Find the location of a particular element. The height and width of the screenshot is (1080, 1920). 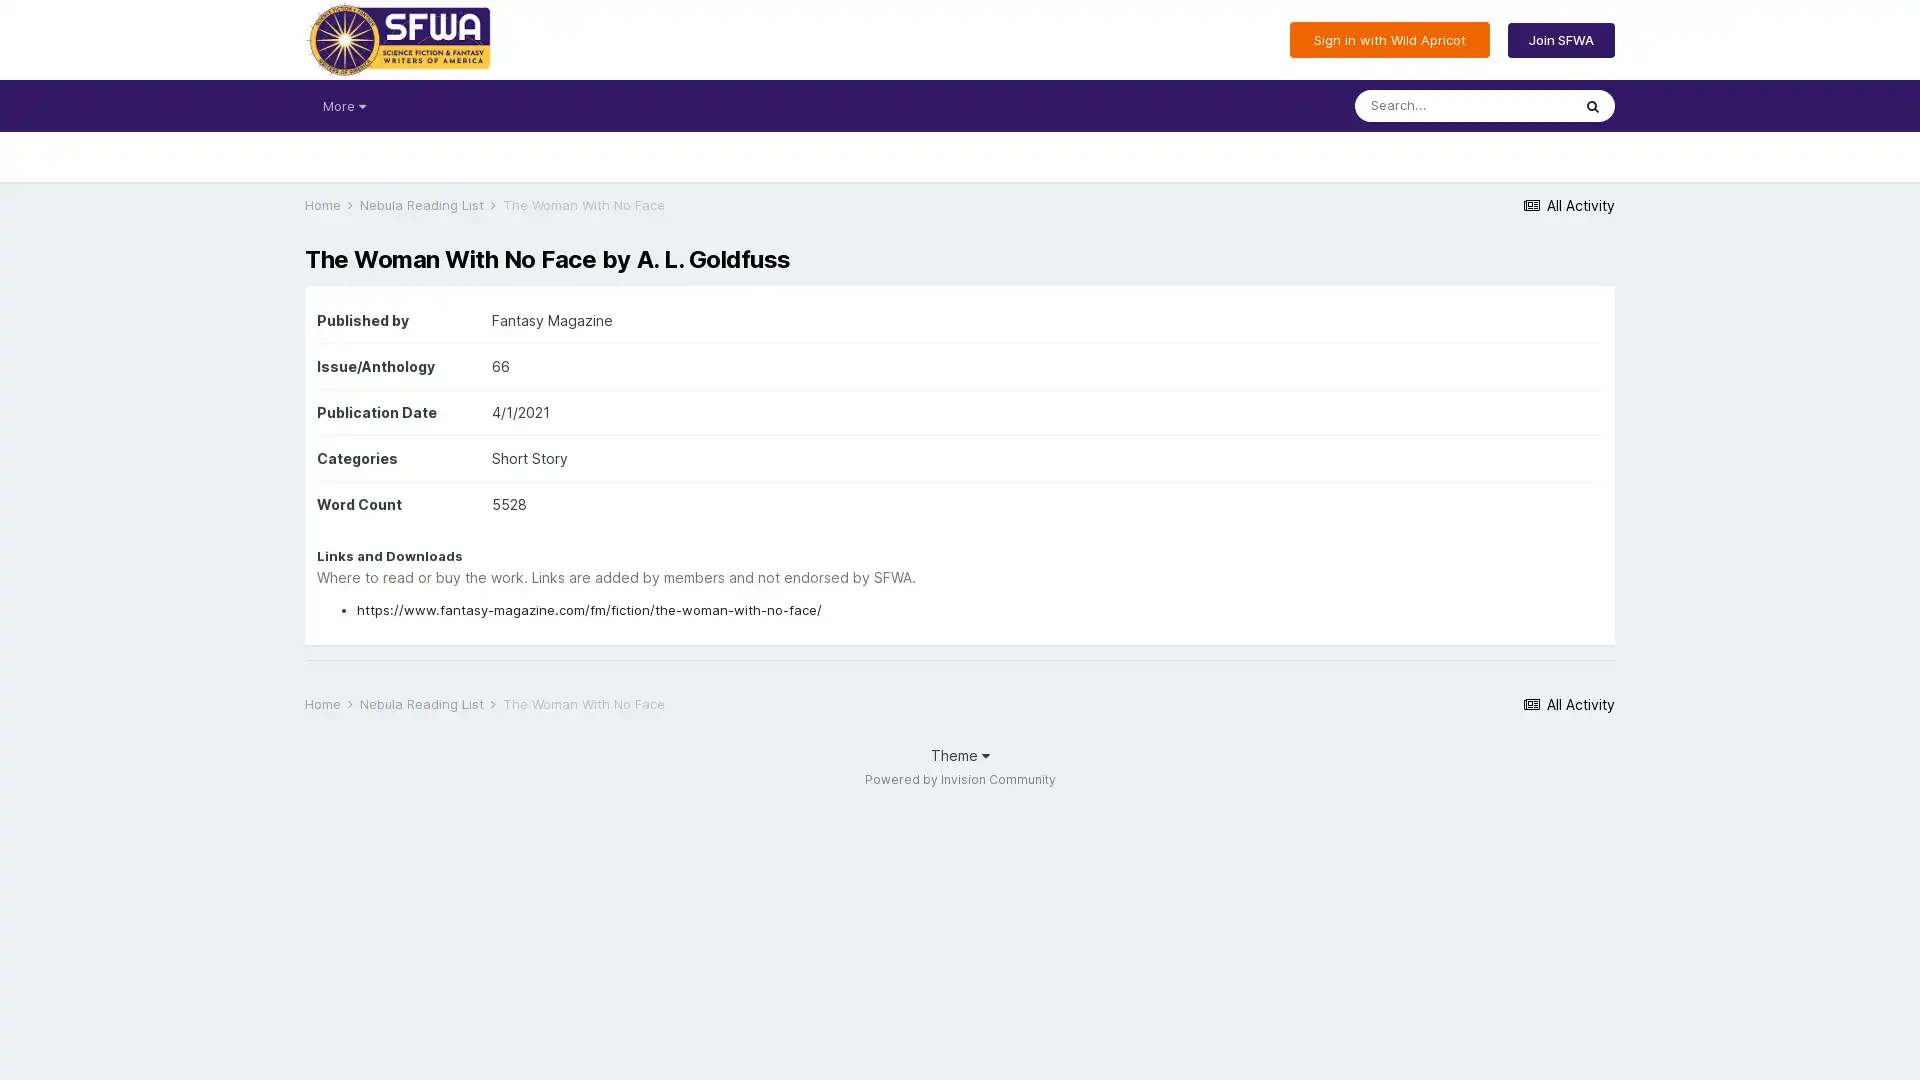

Search is located at coordinates (1592, 105).